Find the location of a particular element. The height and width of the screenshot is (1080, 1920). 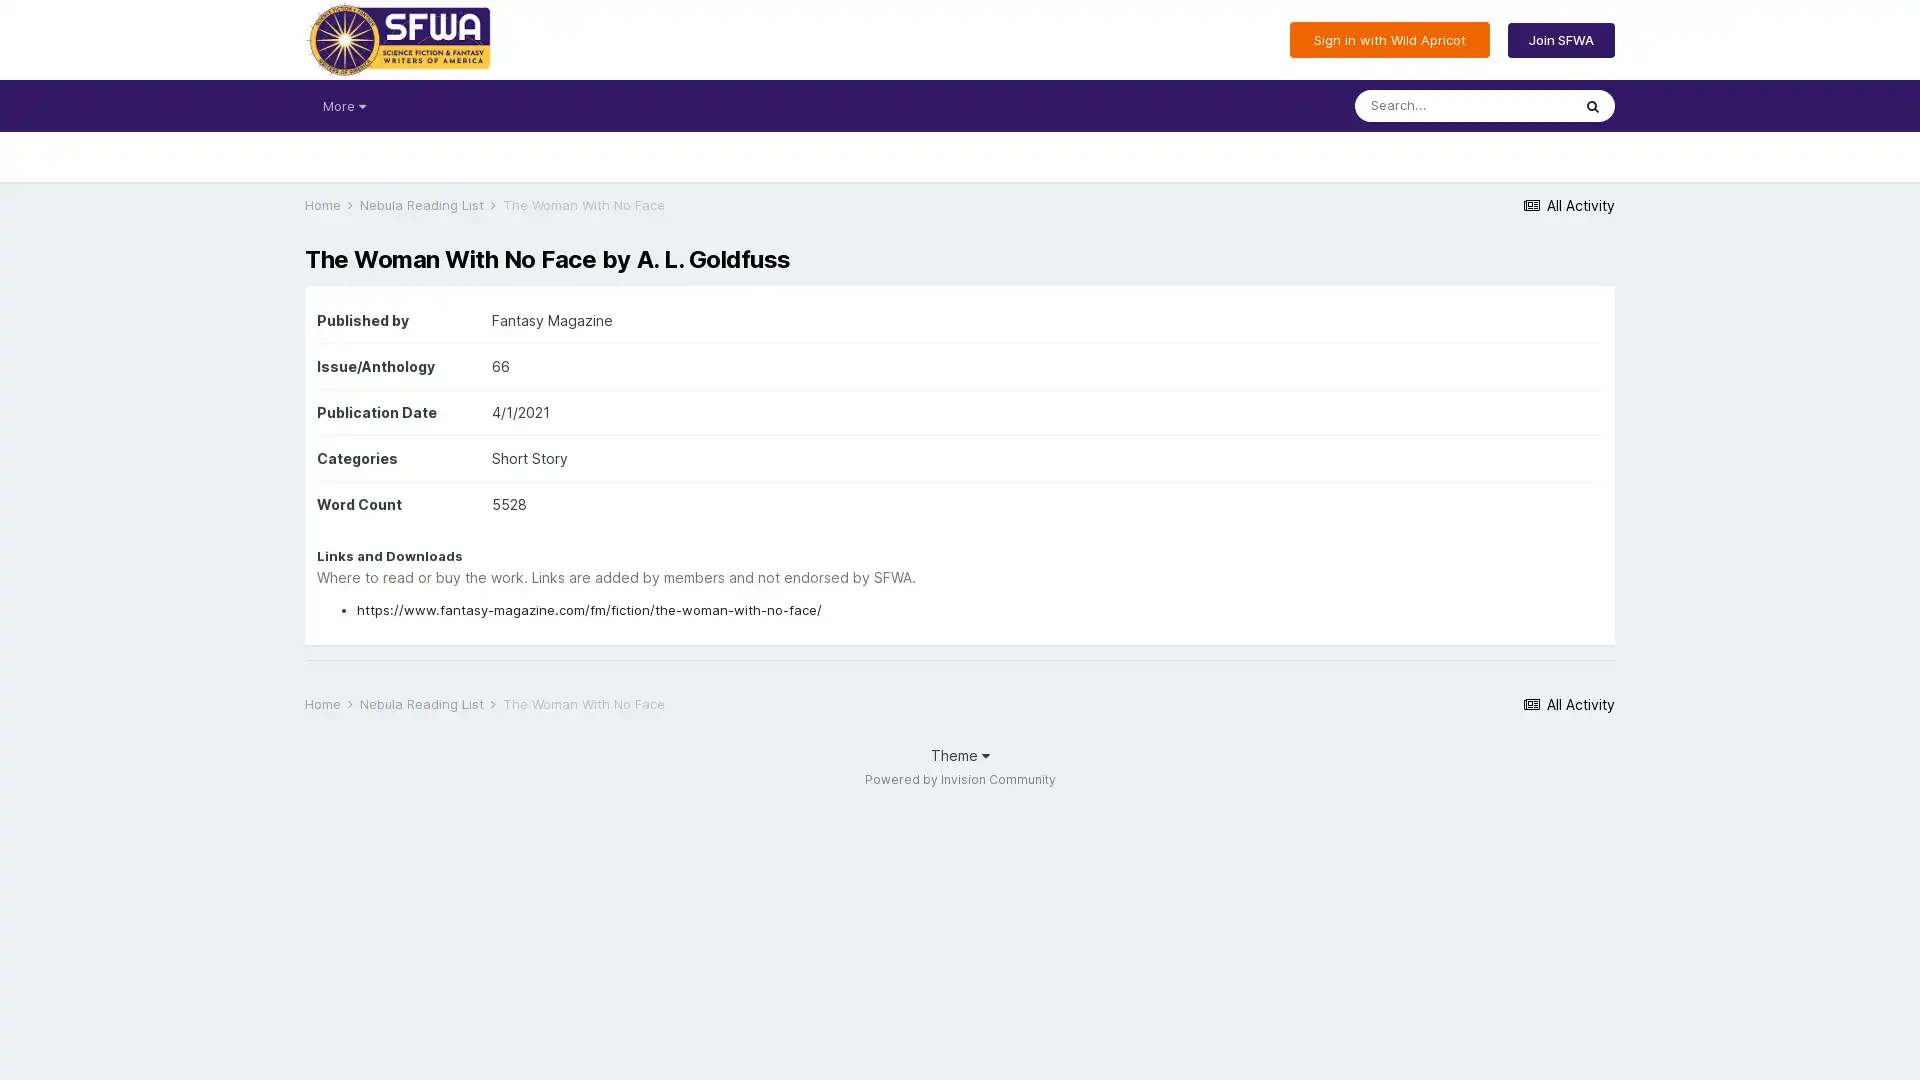

Search is located at coordinates (1592, 105).